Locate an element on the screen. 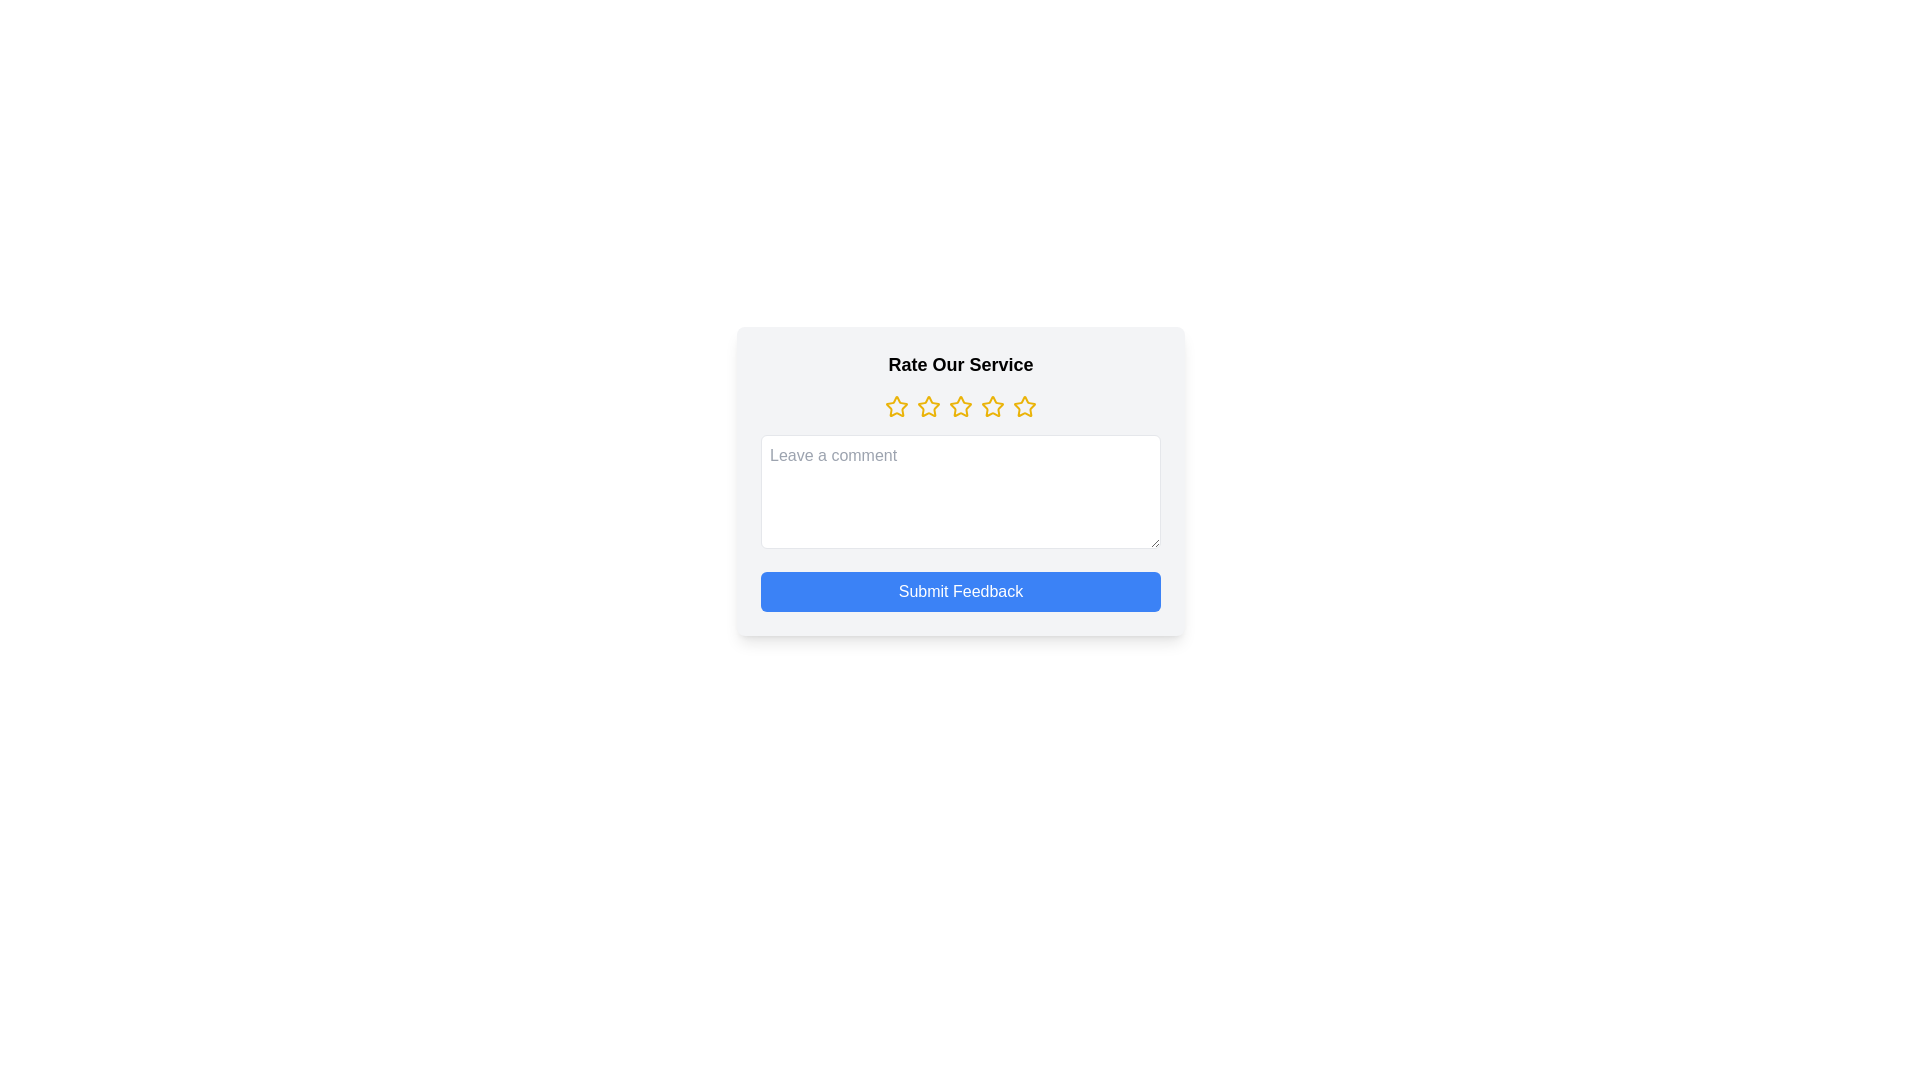  the yellow star icon in the Rating widget to rate our service is located at coordinates (960, 406).